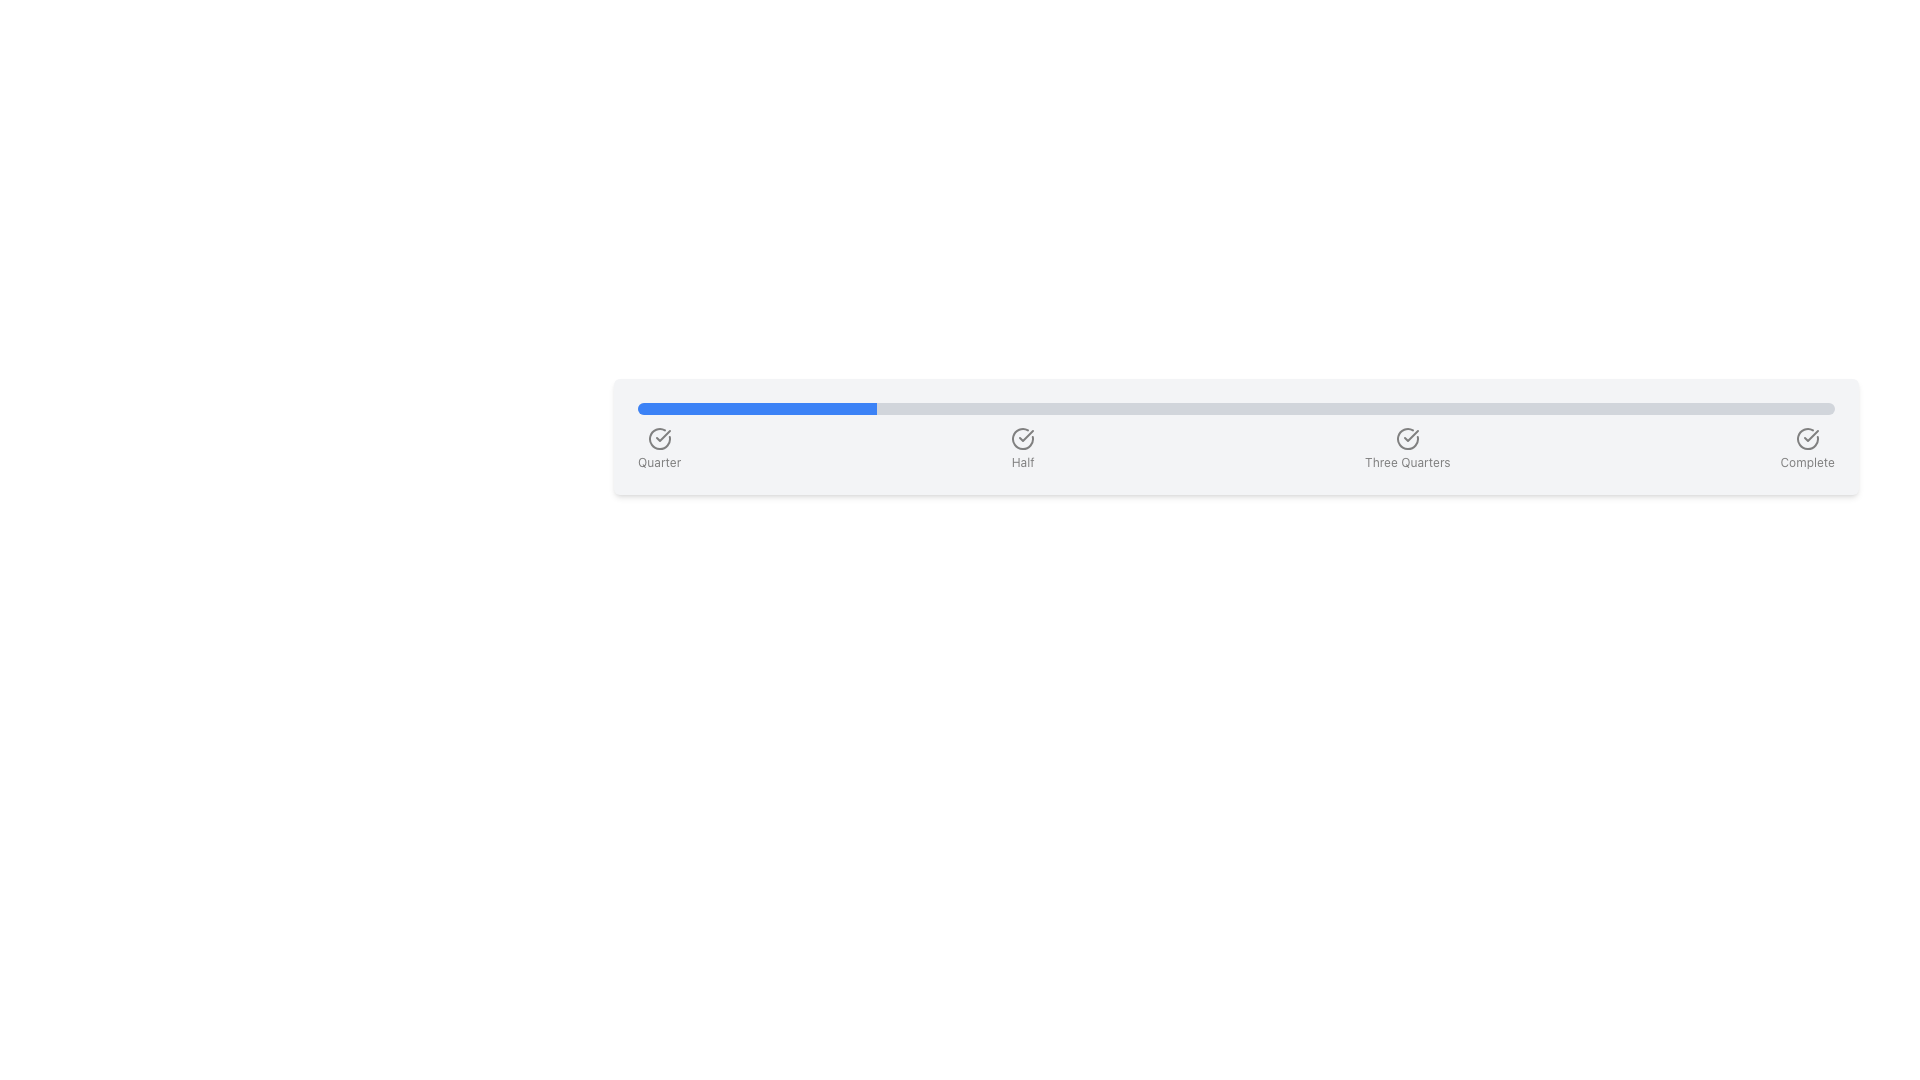  Describe the element at coordinates (1023, 447) in the screenshot. I see `the second progress indicator in the horizontal progress bar, which represents the halfway point` at that location.